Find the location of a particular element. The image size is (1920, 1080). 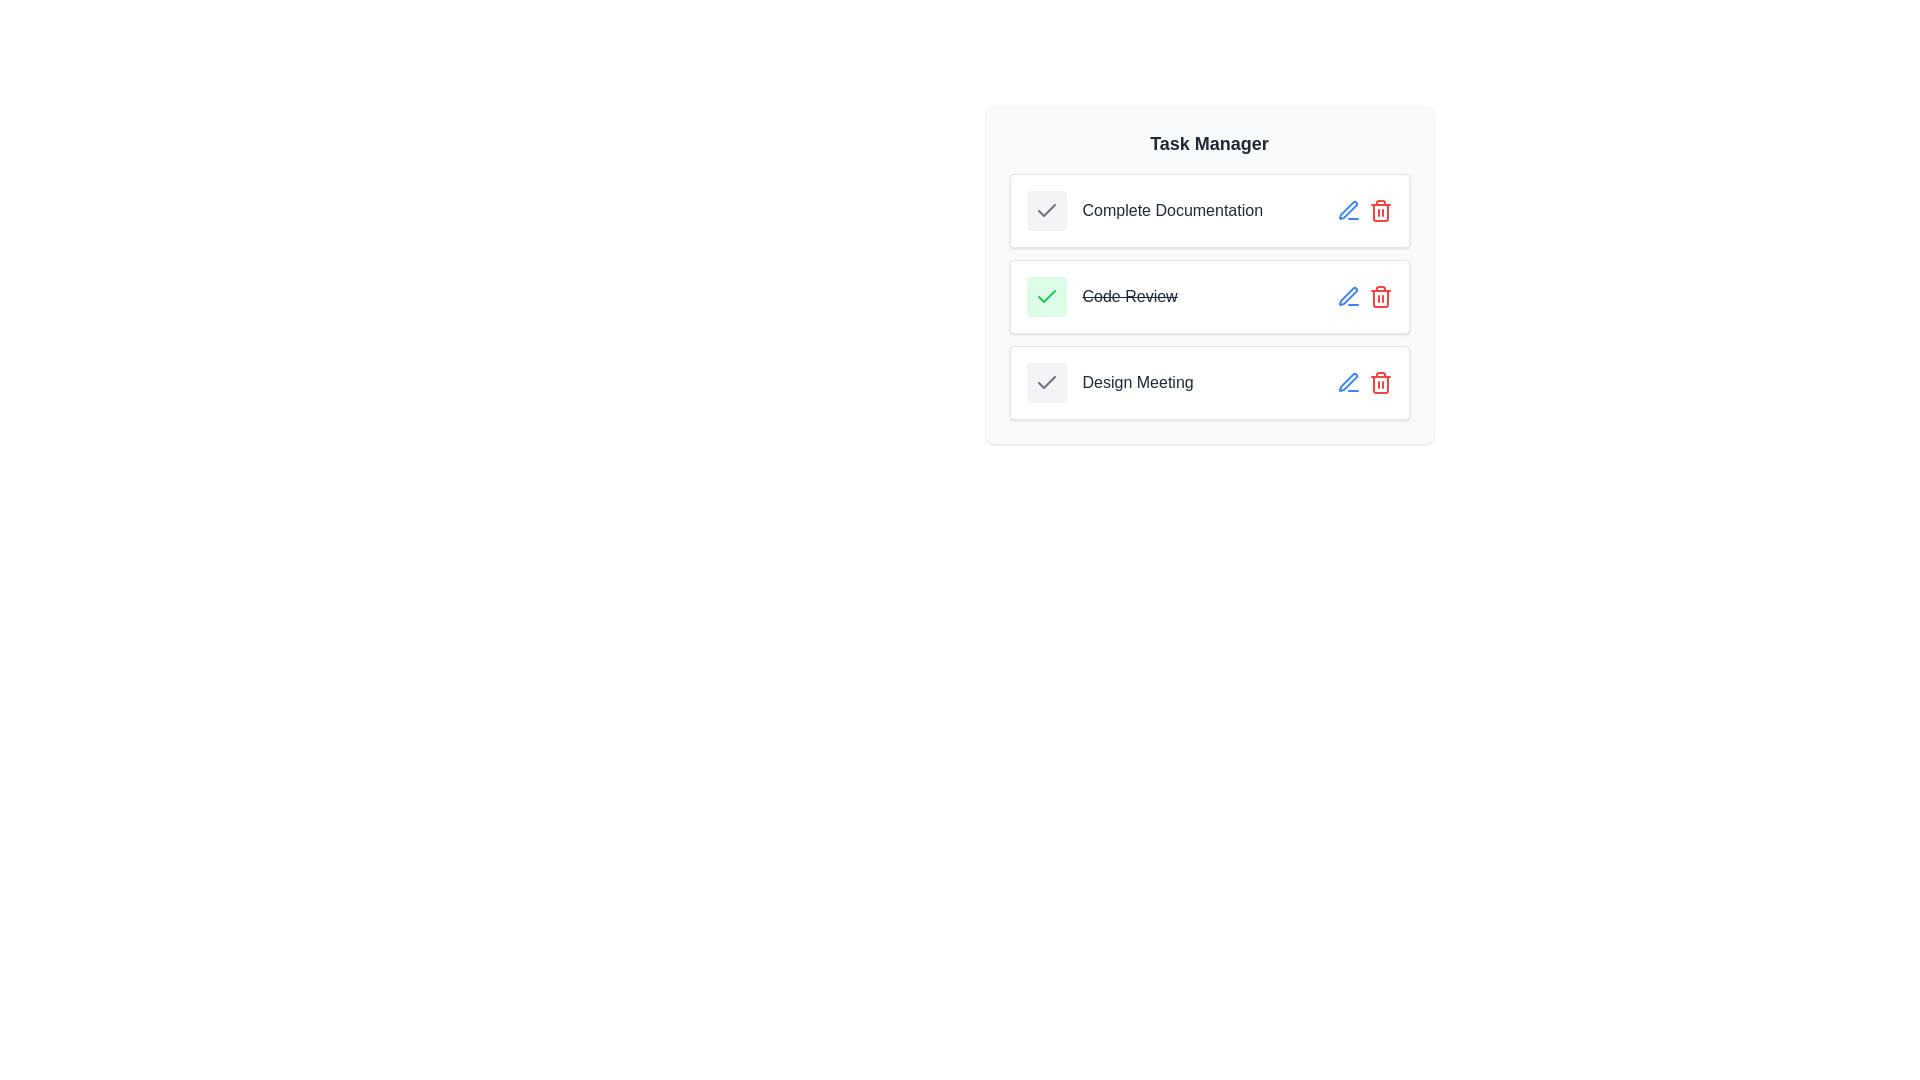

the red trash can icon located at the far right of the 'Design Meeting' task row is located at coordinates (1379, 382).